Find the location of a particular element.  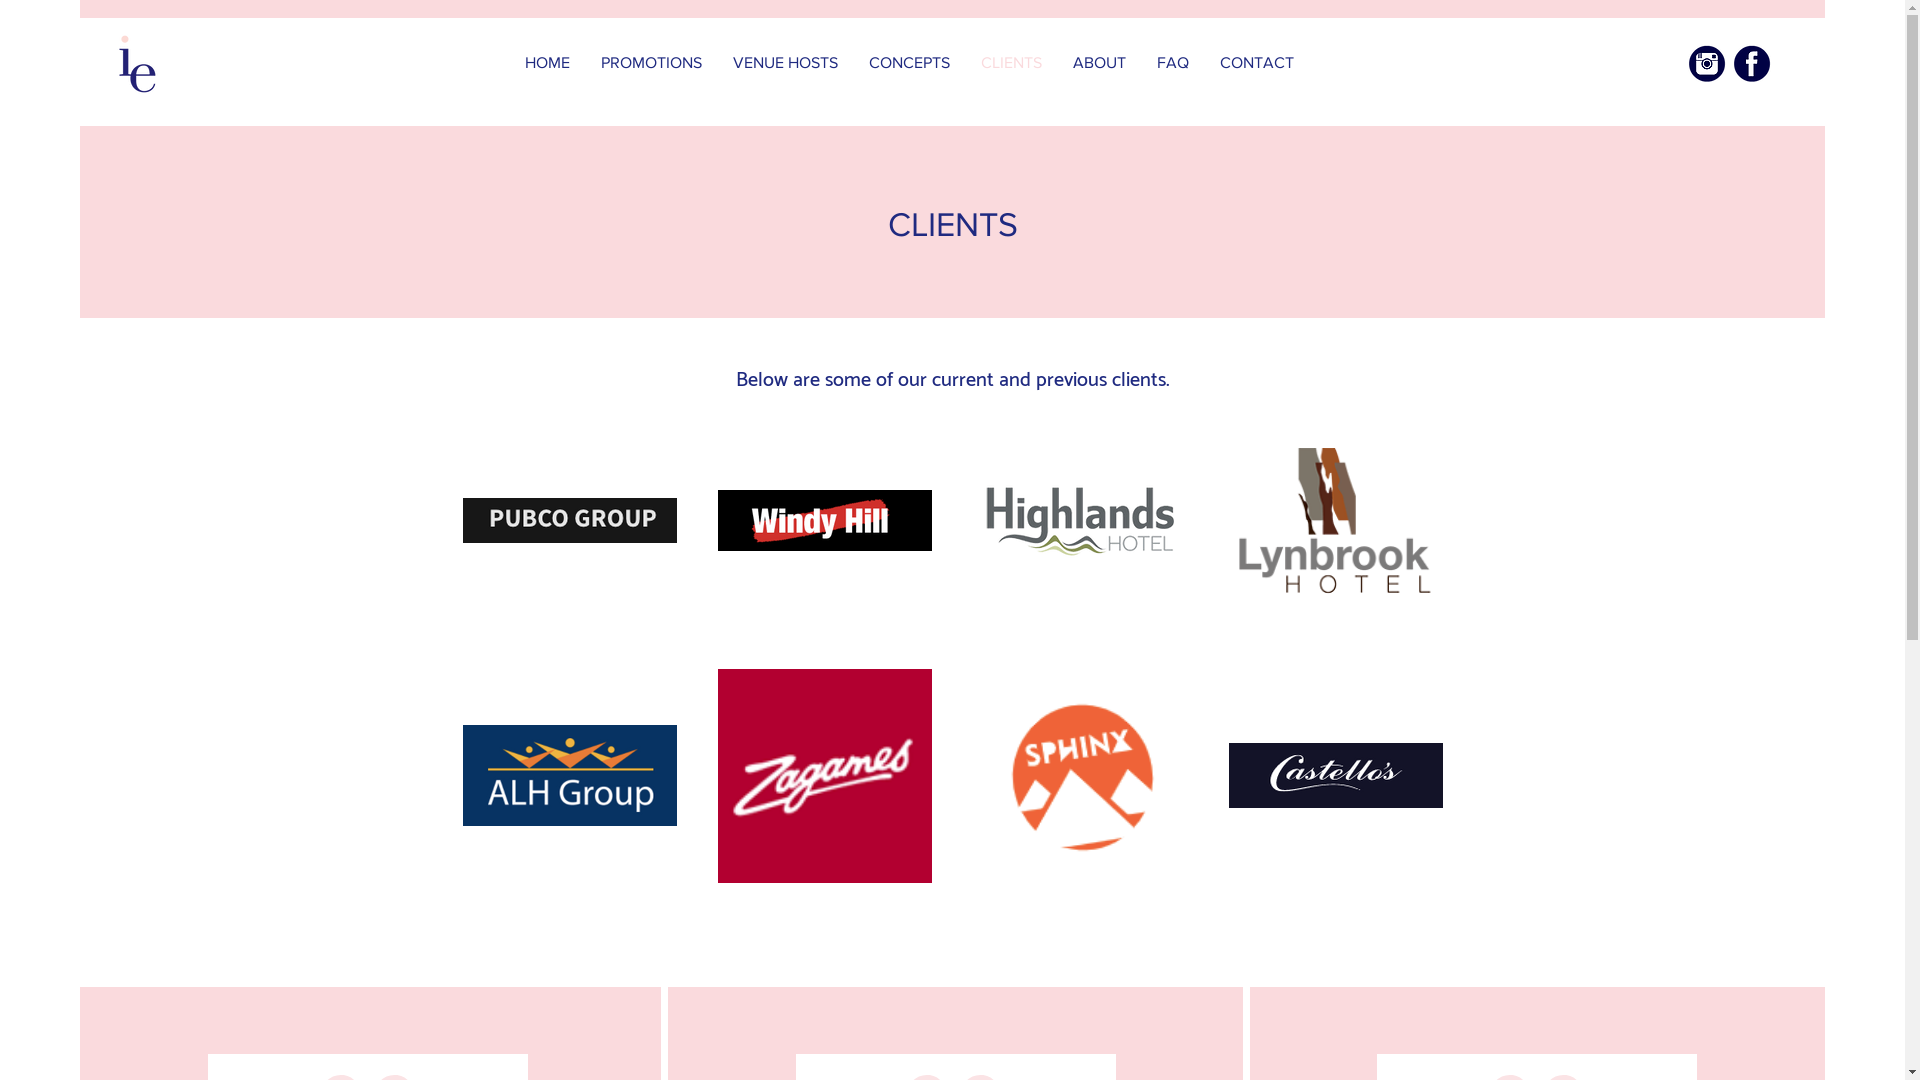

'CONCEPTS' is located at coordinates (909, 61).